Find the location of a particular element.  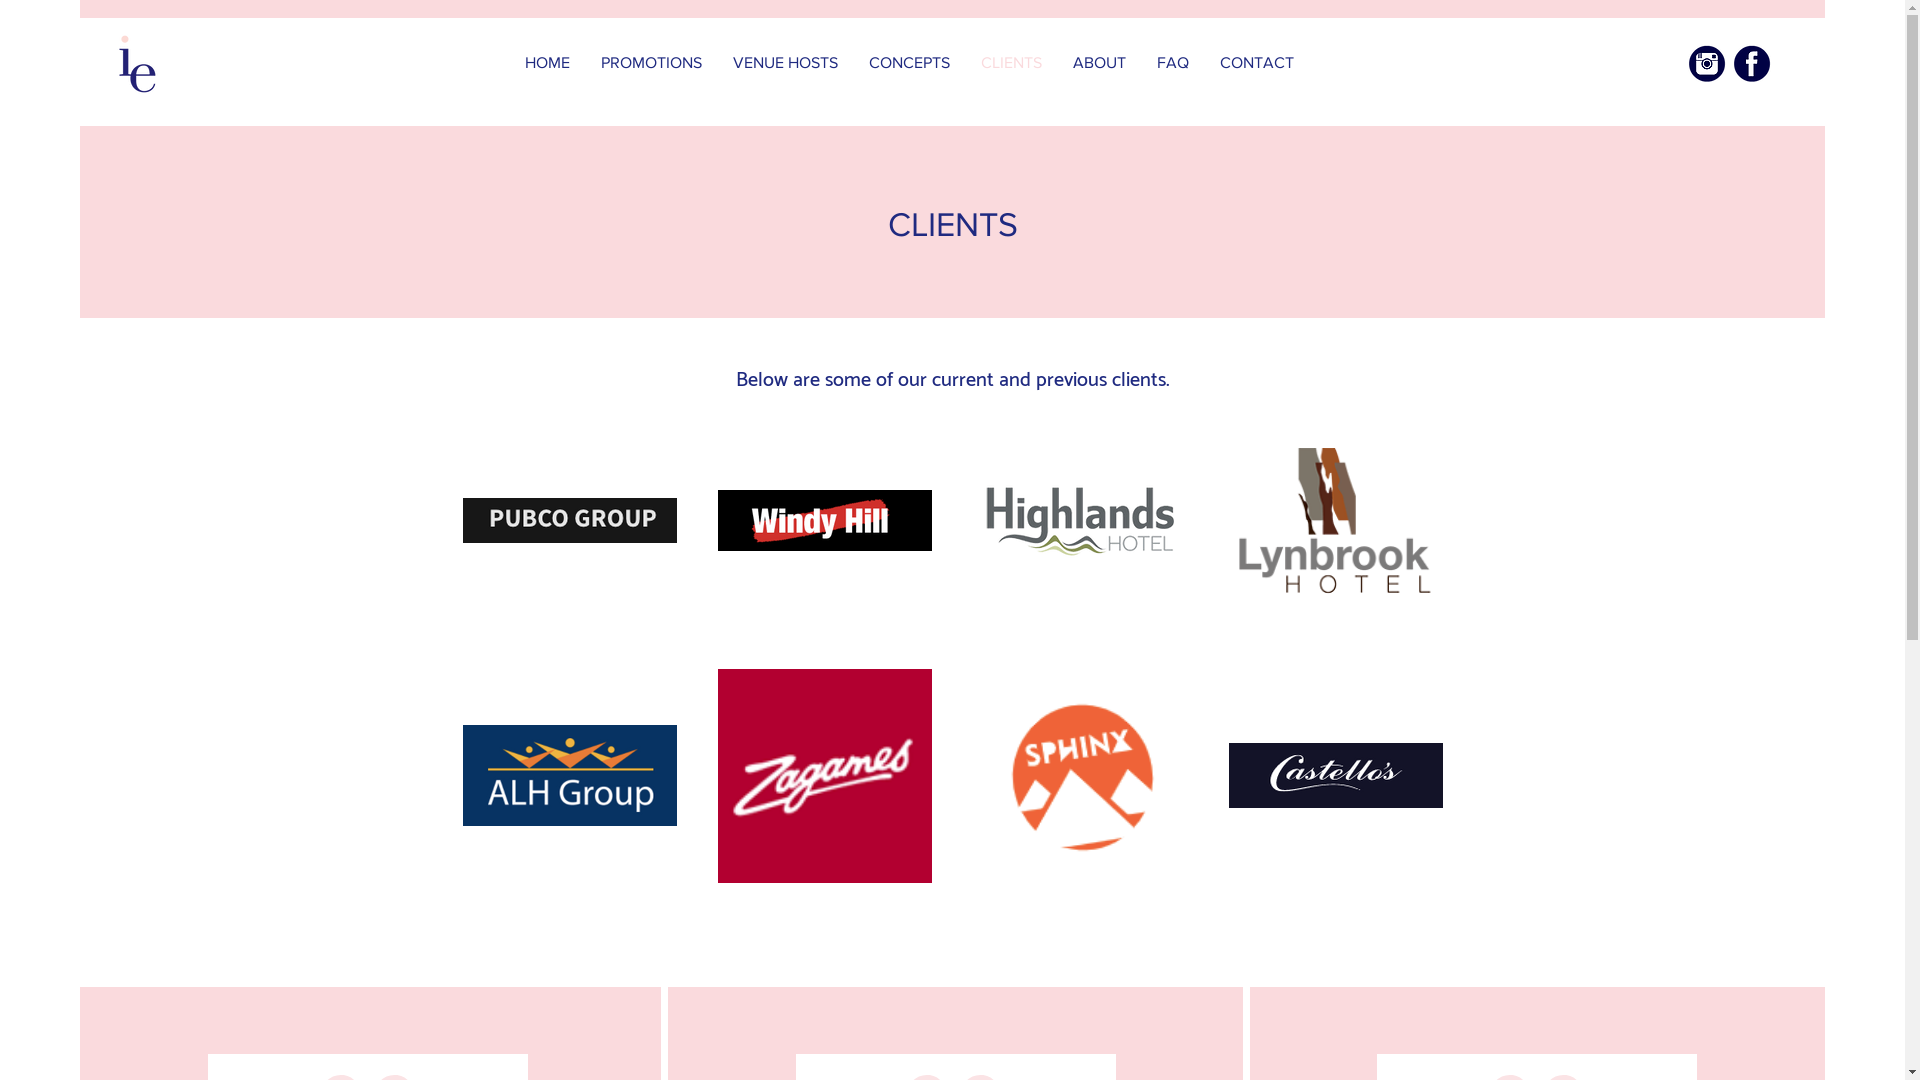

'CONCEPTS' is located at coordinates (909, 61).